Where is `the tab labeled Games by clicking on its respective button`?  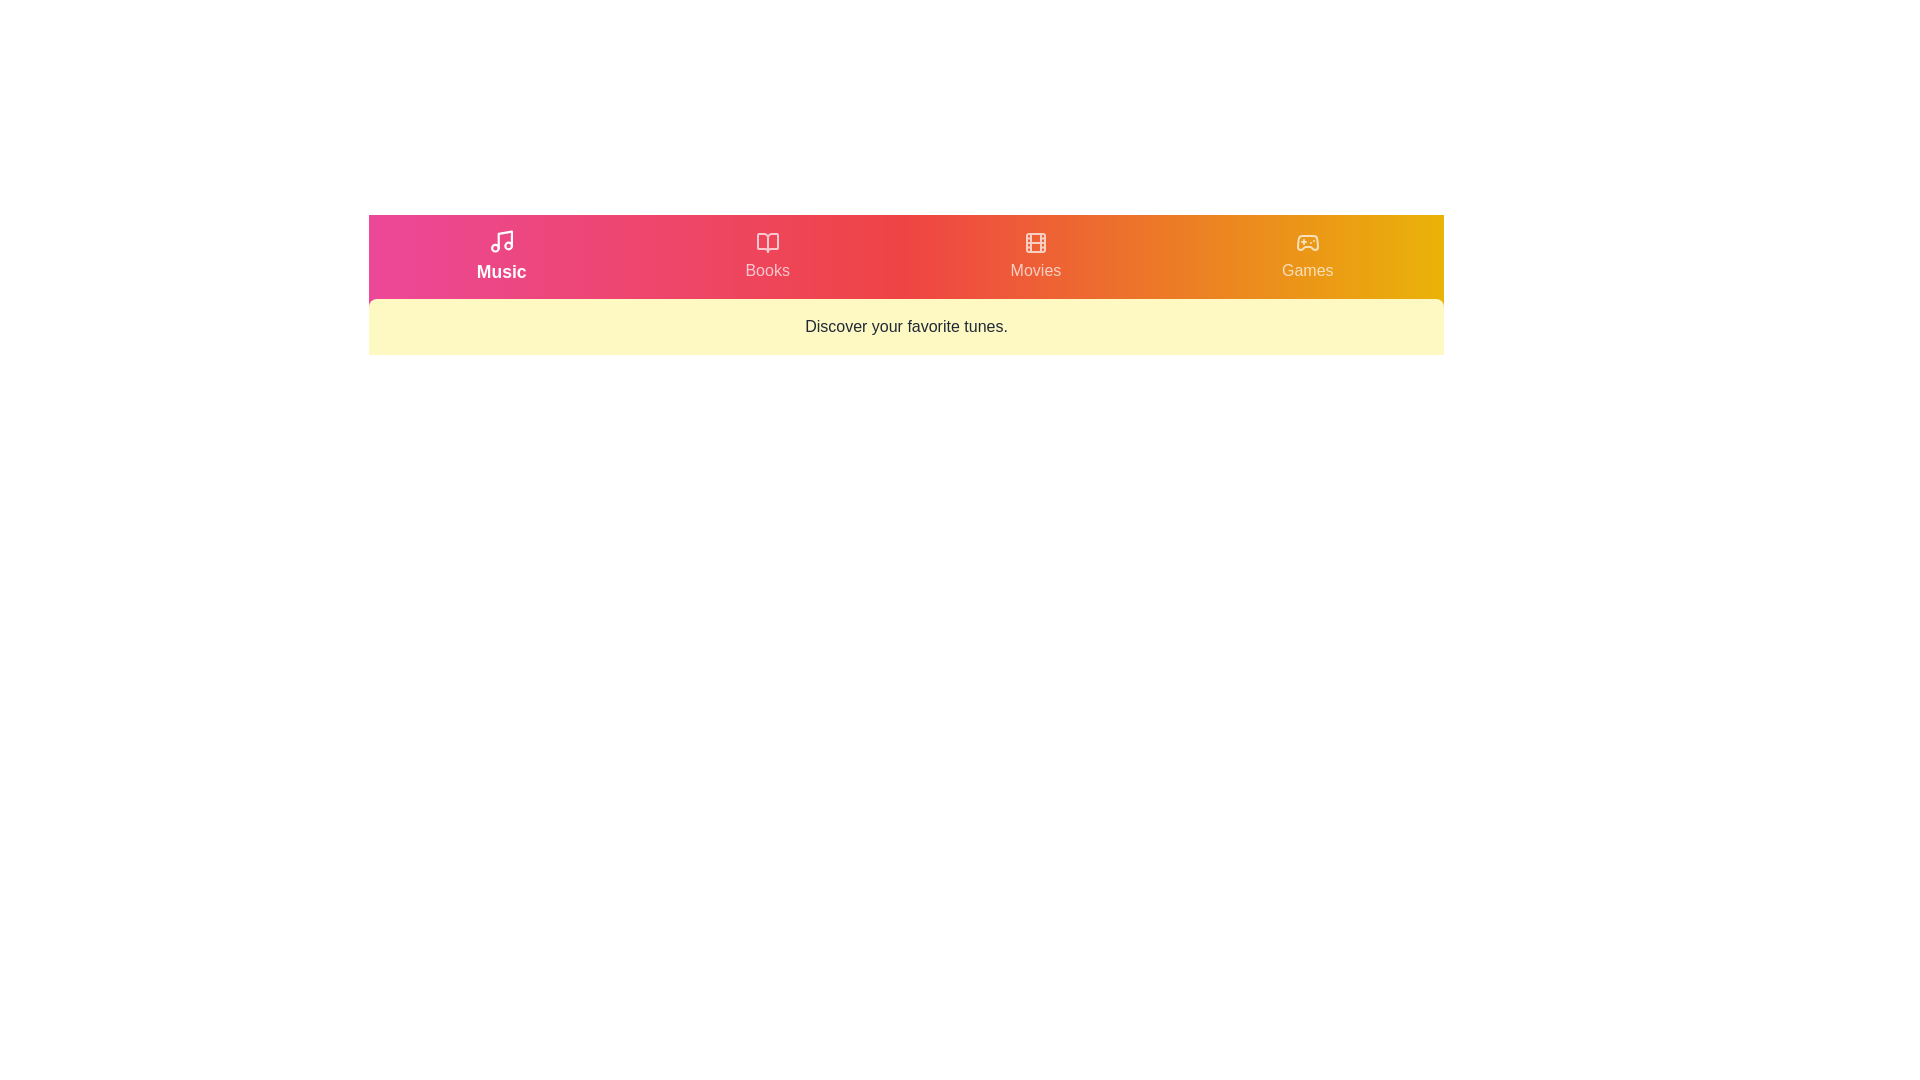 the tab labeled Games by clicking on its respective button is located at coordinates (1308, 256).